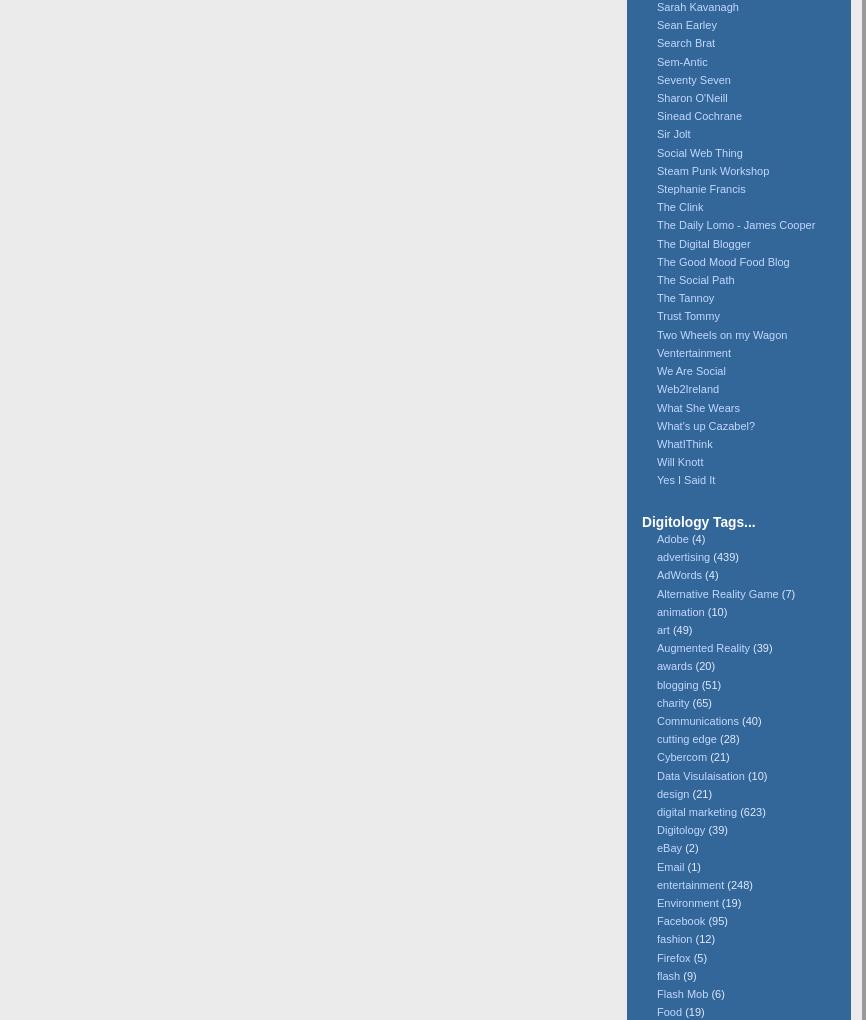 This screenshot has height=1020, width=866. Describe the element at coordinates (698, 114) in the screenshot. I see `'Sinead Cochrane'` at that location.